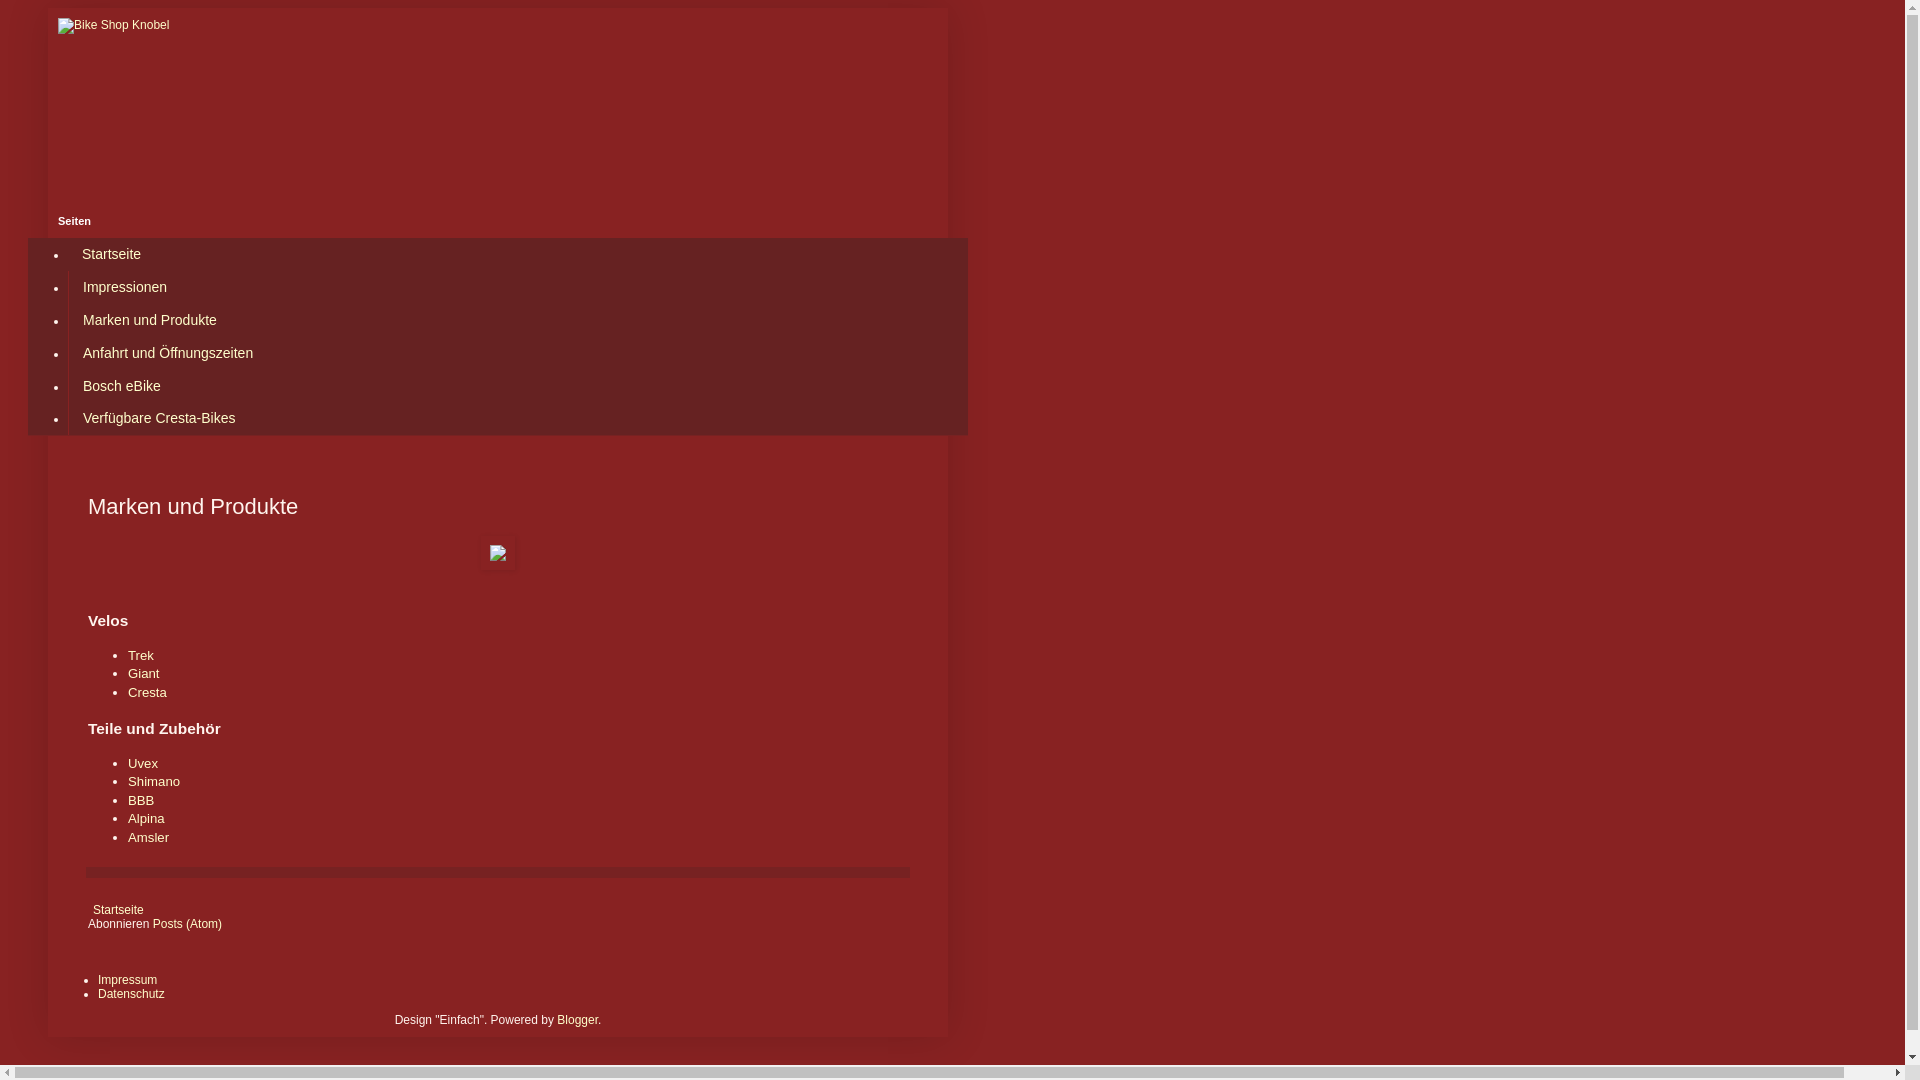  What do you see at coordinates (126, 978) in the screenshot?
I see `'Impressum'` at bounding box center [126, 978].